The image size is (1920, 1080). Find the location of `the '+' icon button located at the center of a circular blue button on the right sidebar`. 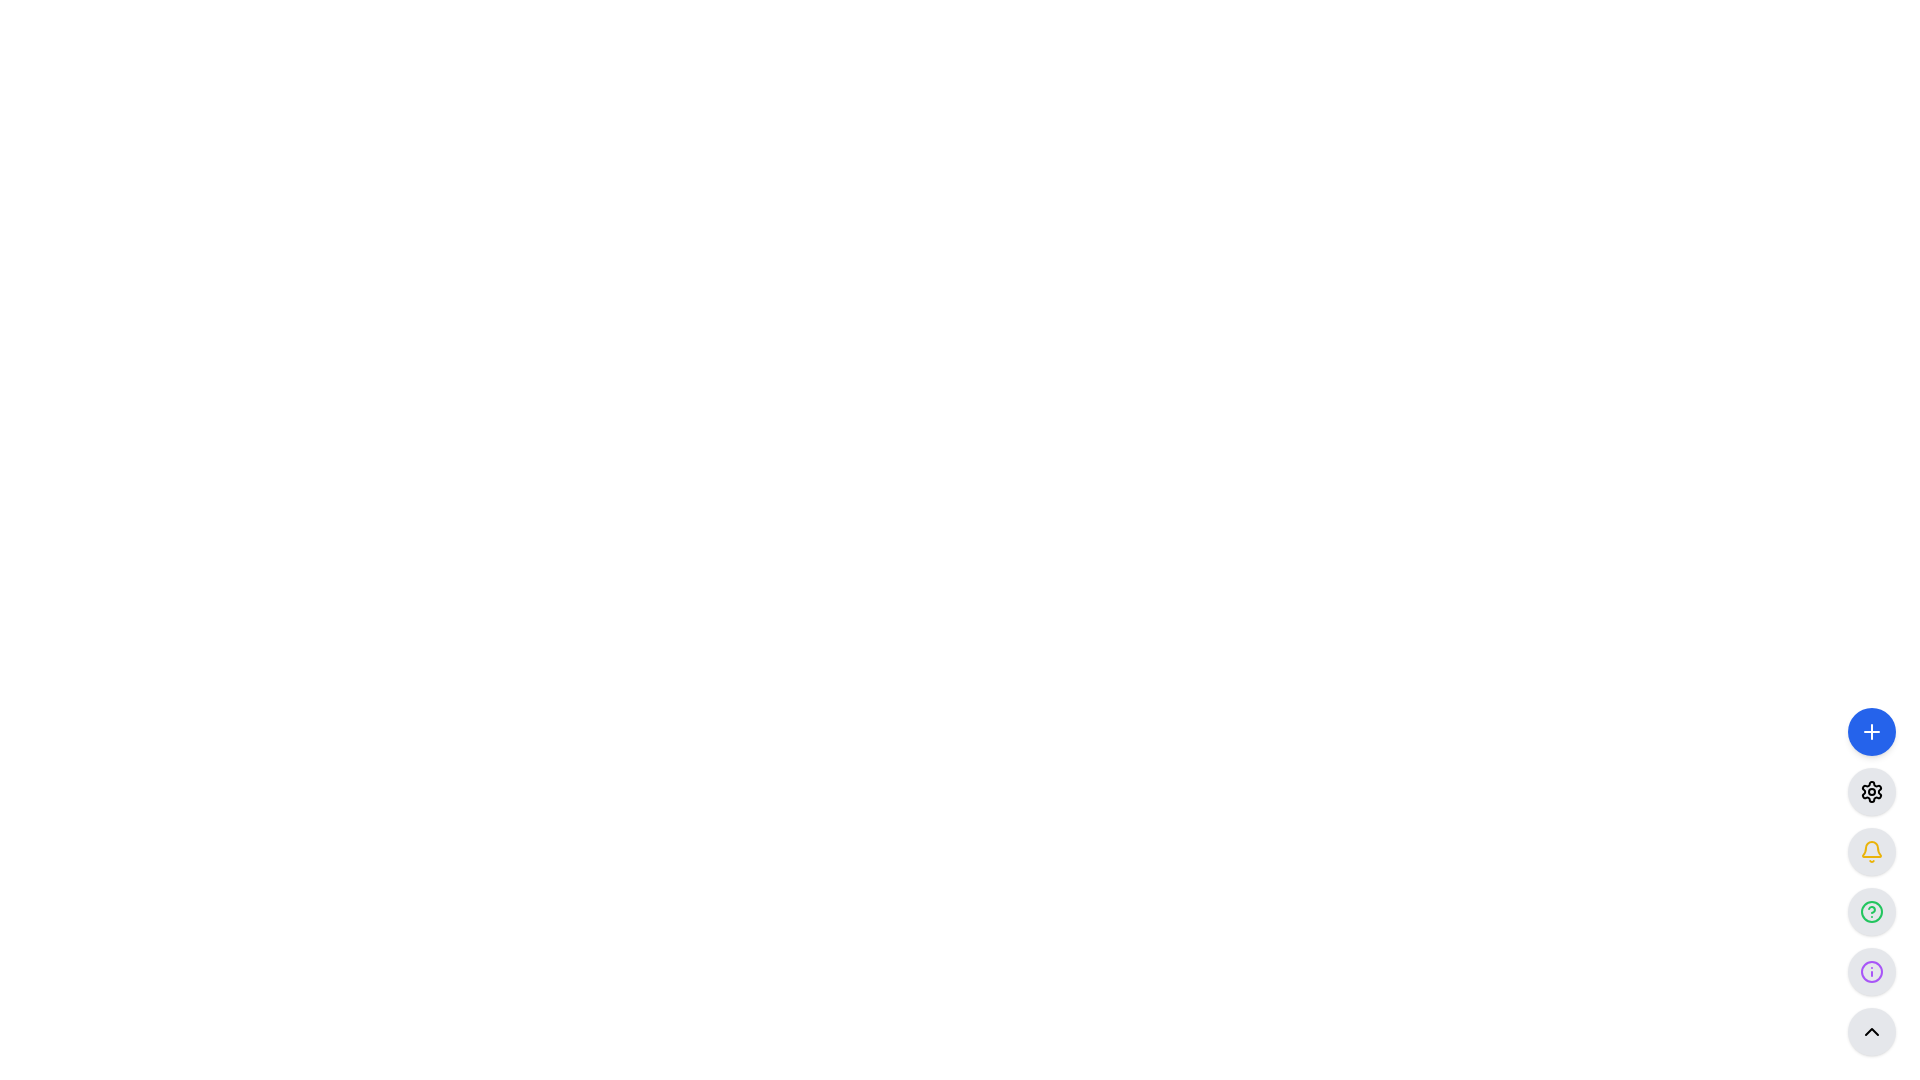

the '+' icon button located at the center of a circular blue button on the right sidebar is located at coordinates (1871, 732).